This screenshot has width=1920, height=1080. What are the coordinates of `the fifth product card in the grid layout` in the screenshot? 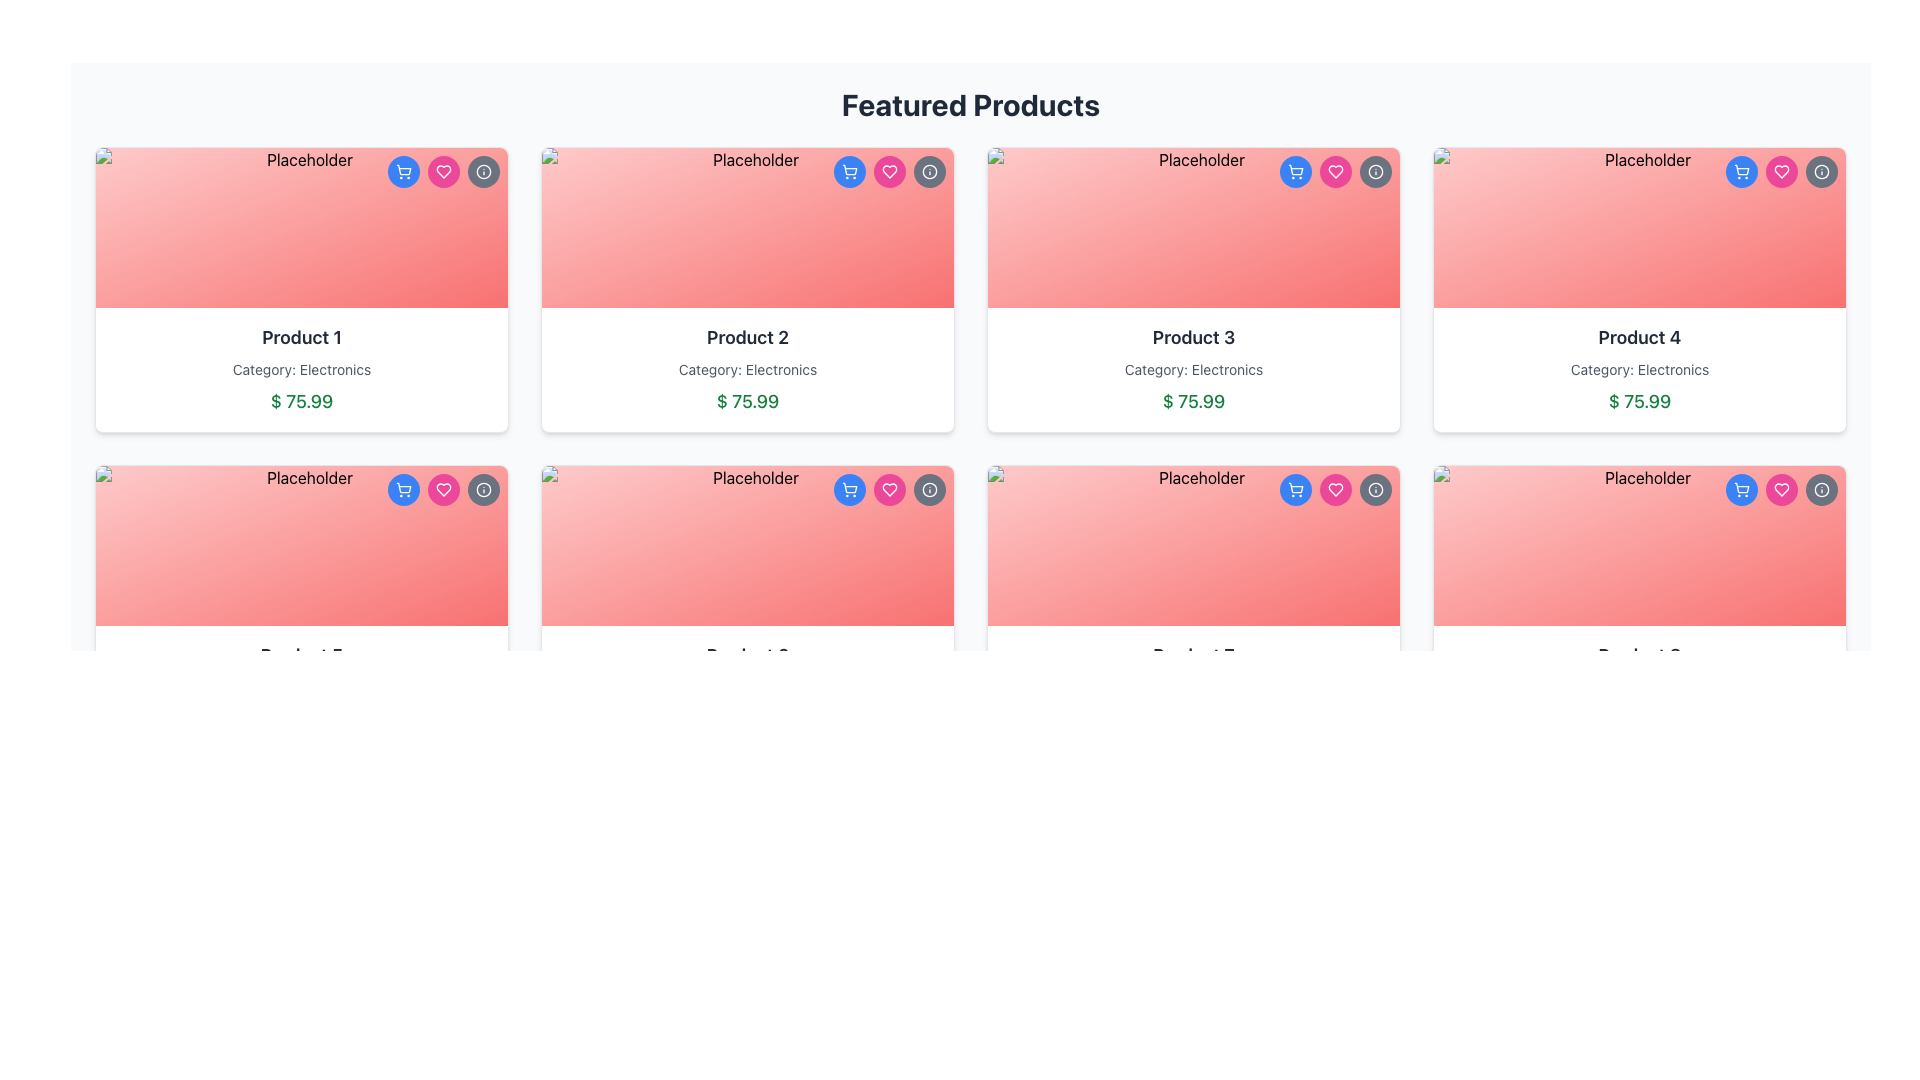 It's located at (301, 607).